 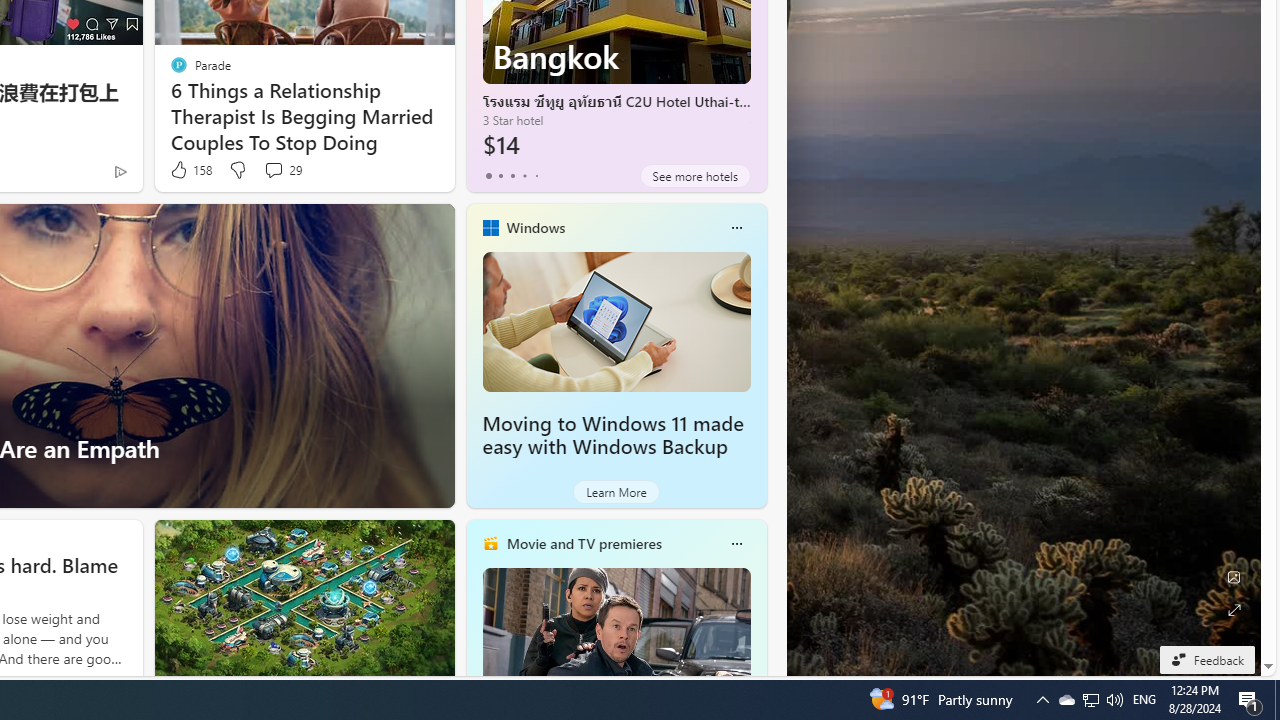 I want to click on 'tab-2', so click(x=512, y=175).